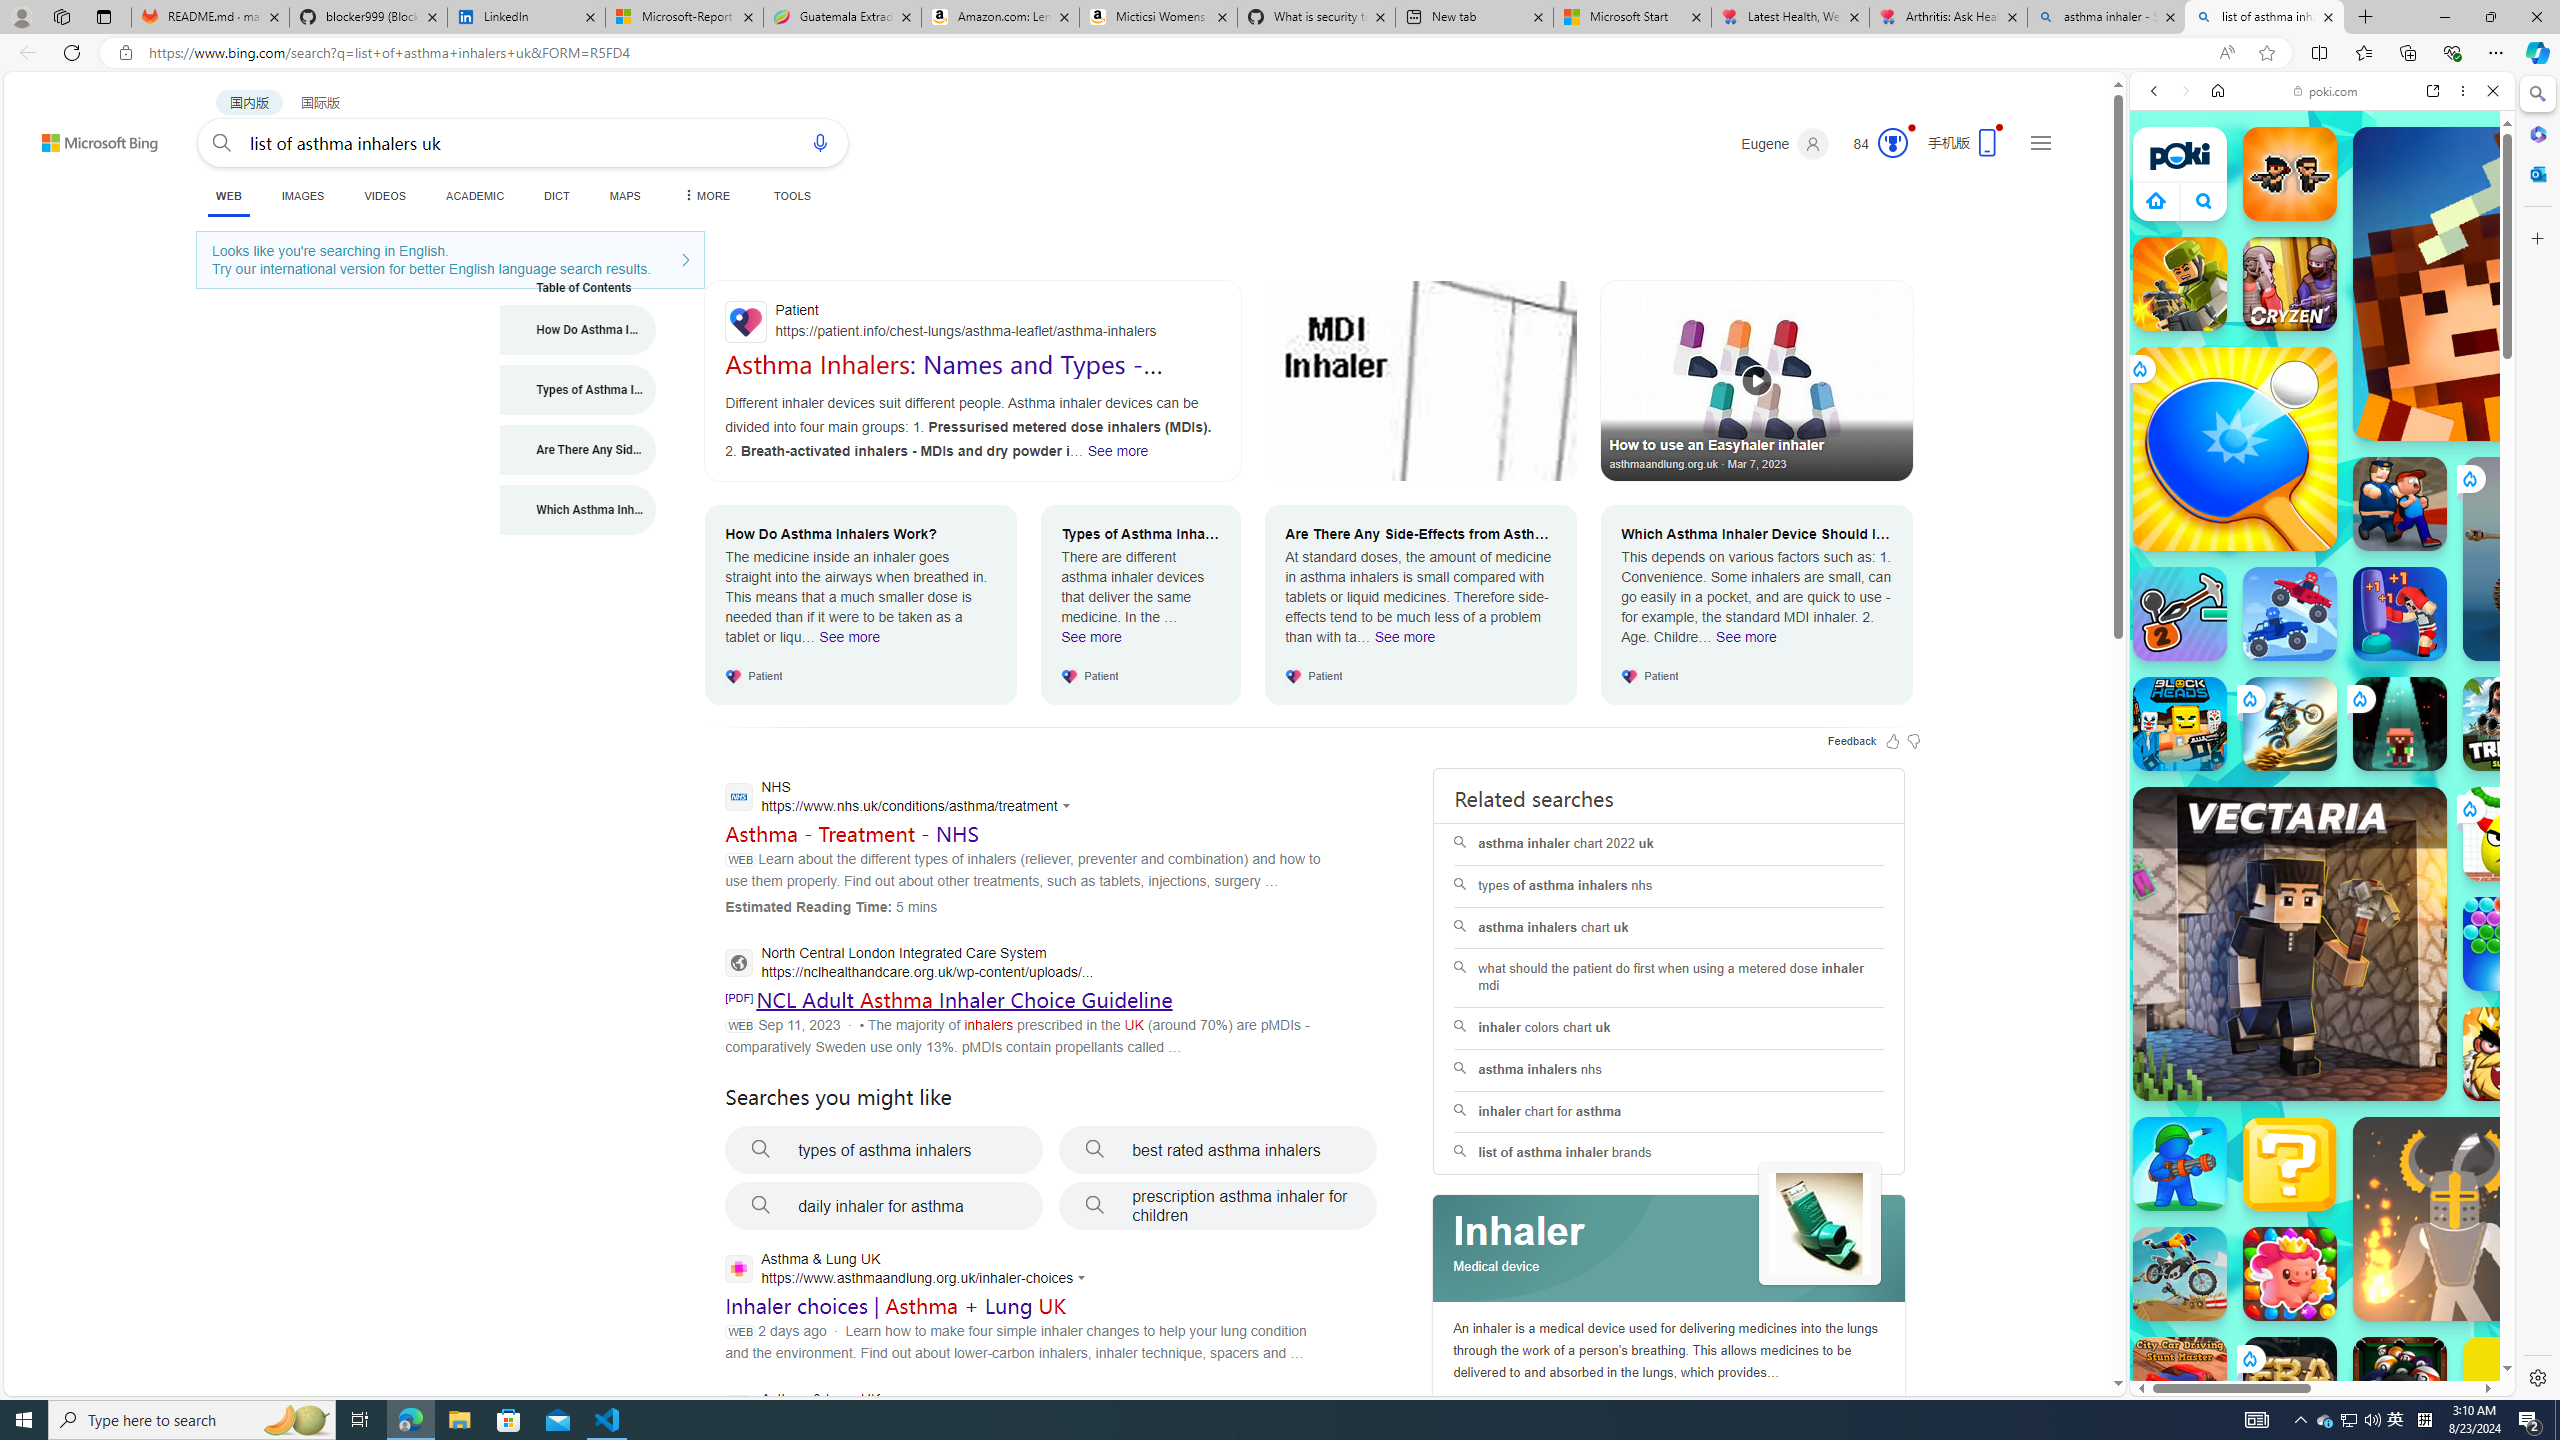 The height and width of the screenshot is (1440, 2560). What do you see at coordinates (2324, 91) in the screenshot?
I see `'poki.com'` at bounding box center [2324, 91].